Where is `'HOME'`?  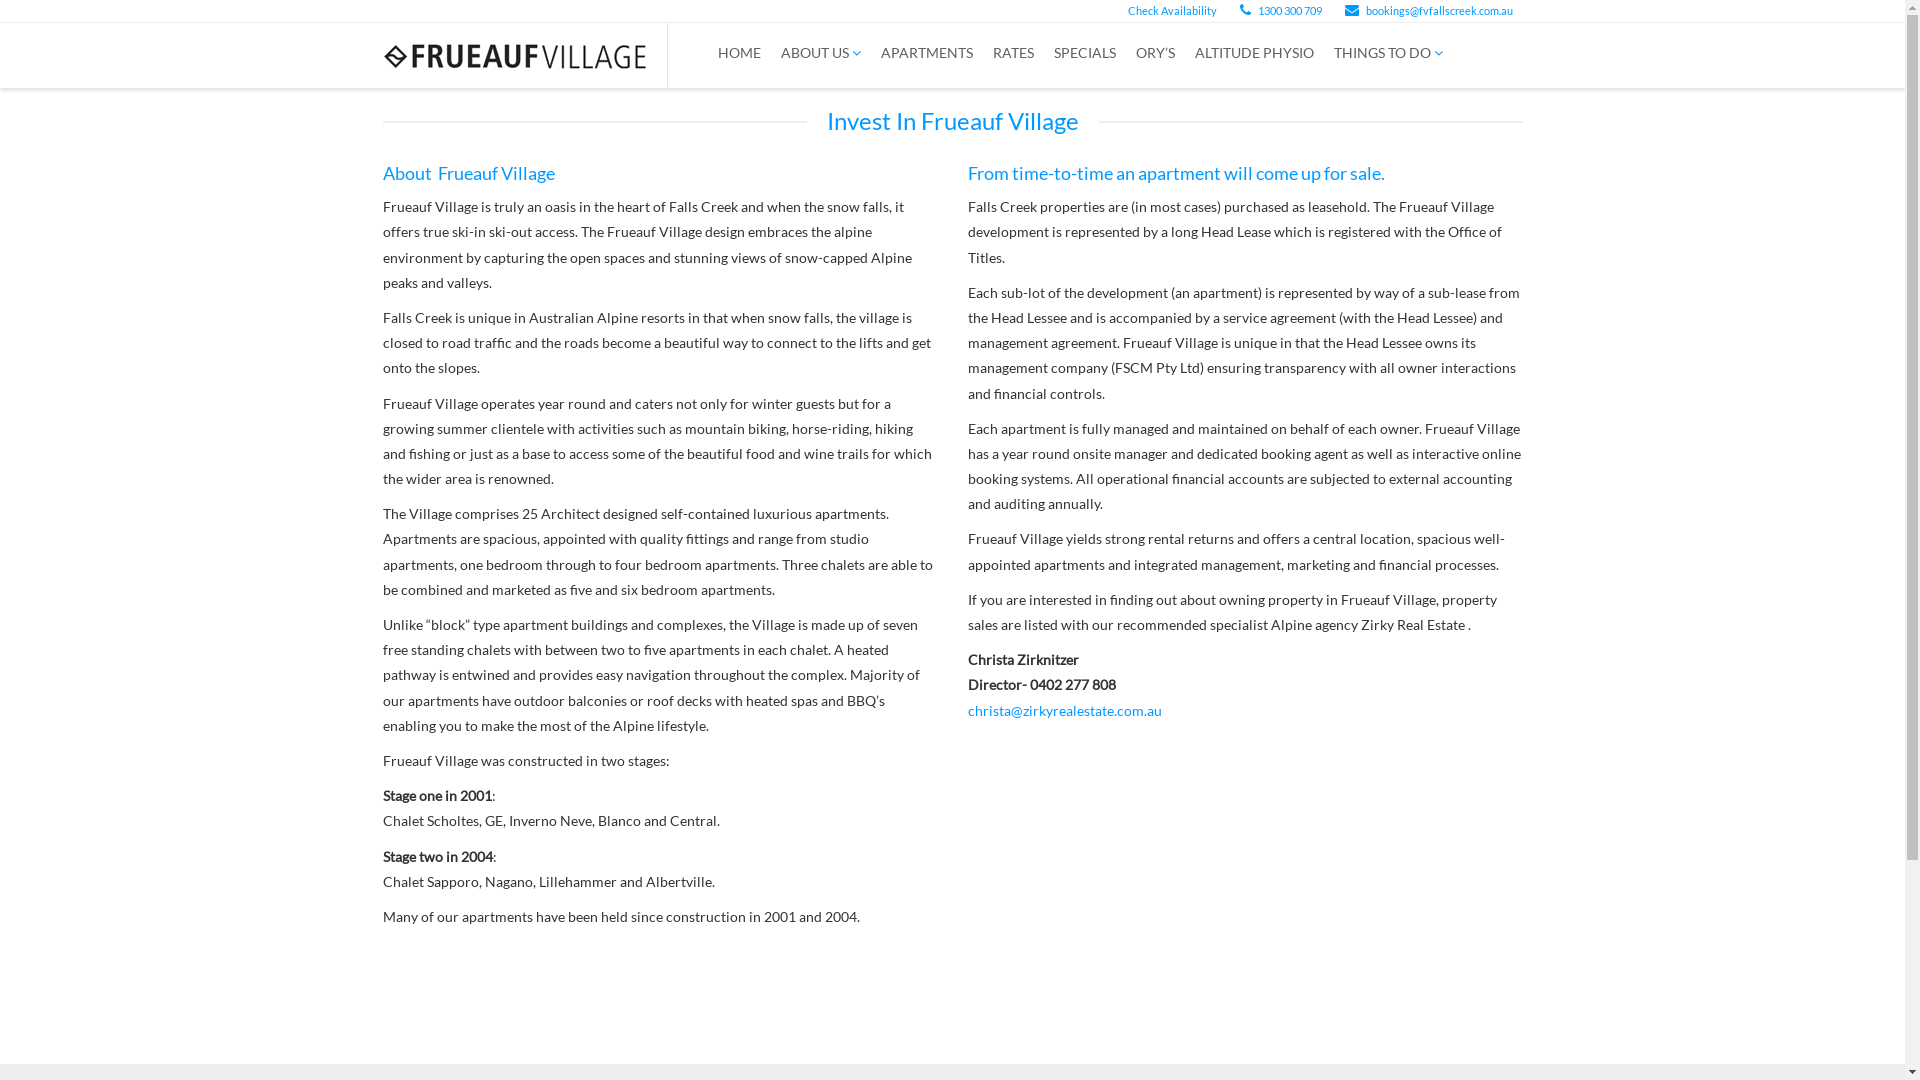 'HOME' is located at coordinates (708, 52).